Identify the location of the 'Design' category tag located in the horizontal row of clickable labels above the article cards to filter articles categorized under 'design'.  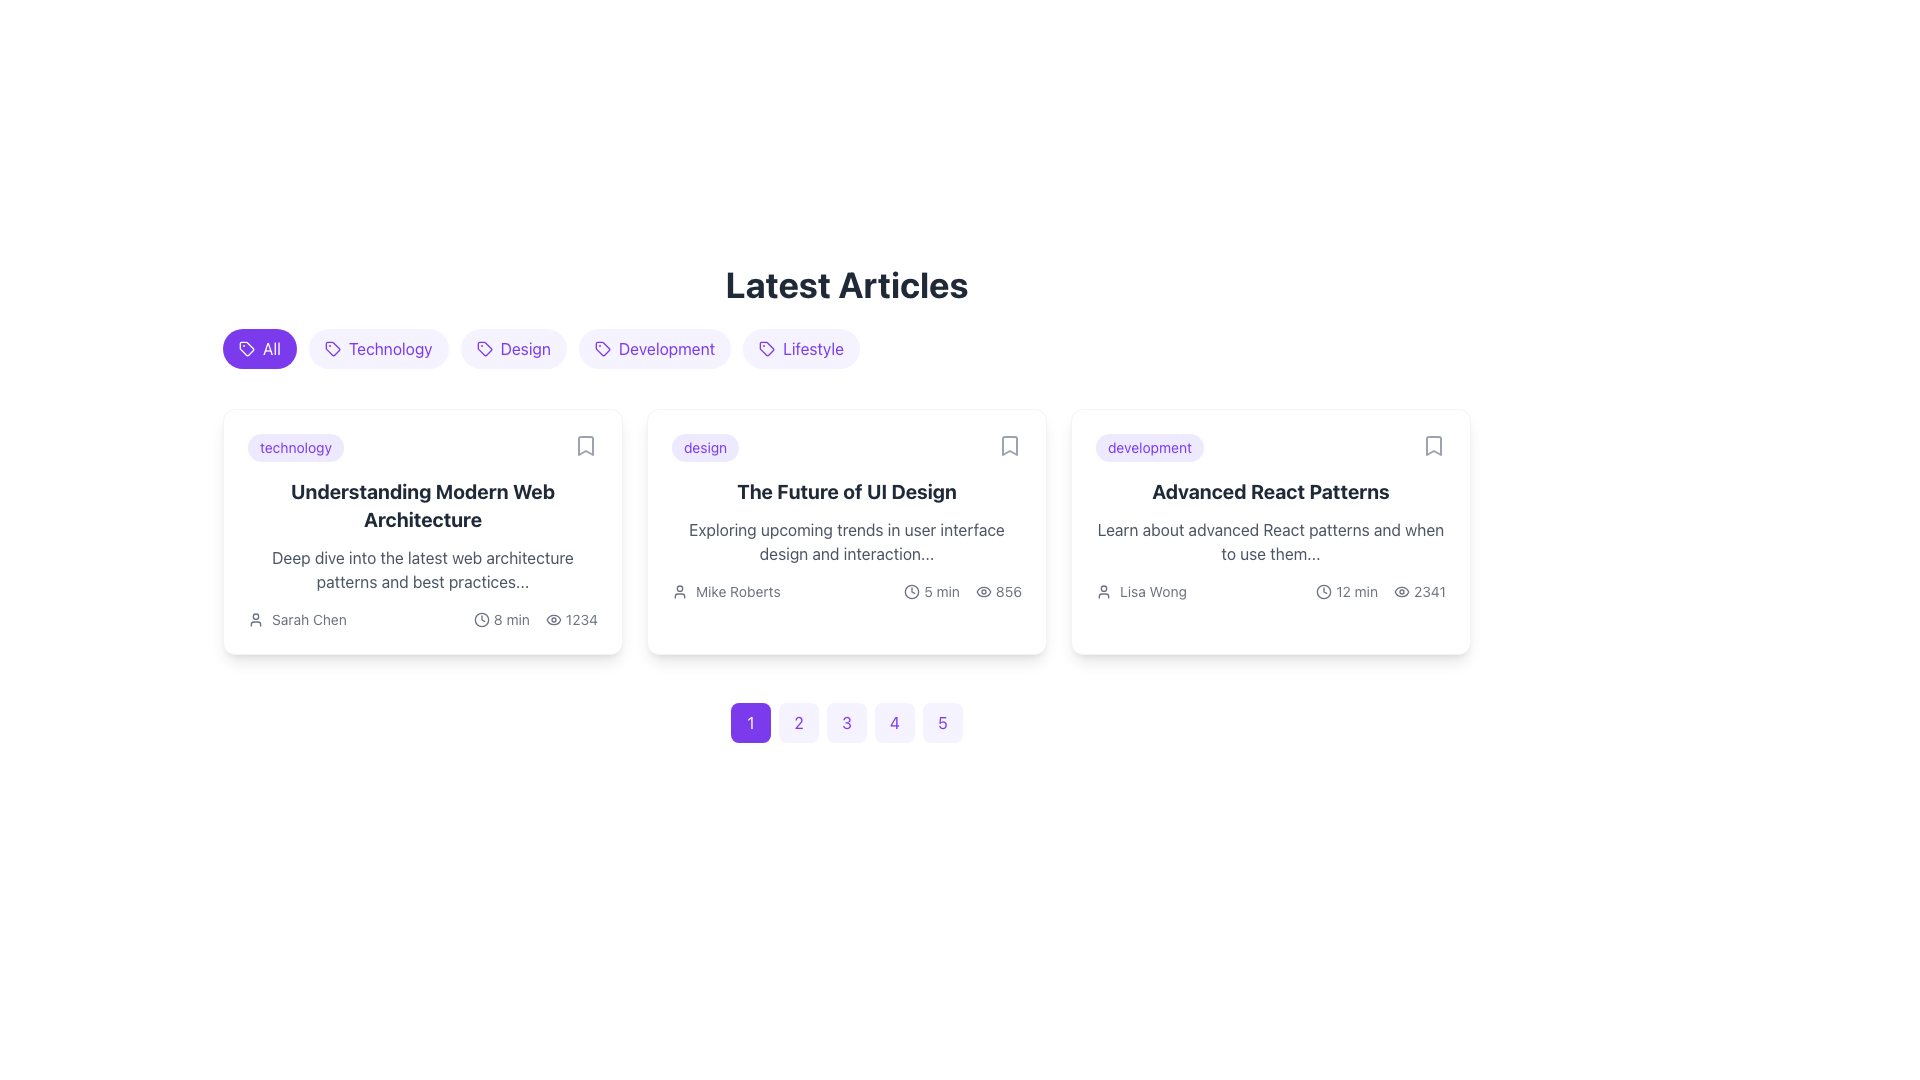
(525, 347).